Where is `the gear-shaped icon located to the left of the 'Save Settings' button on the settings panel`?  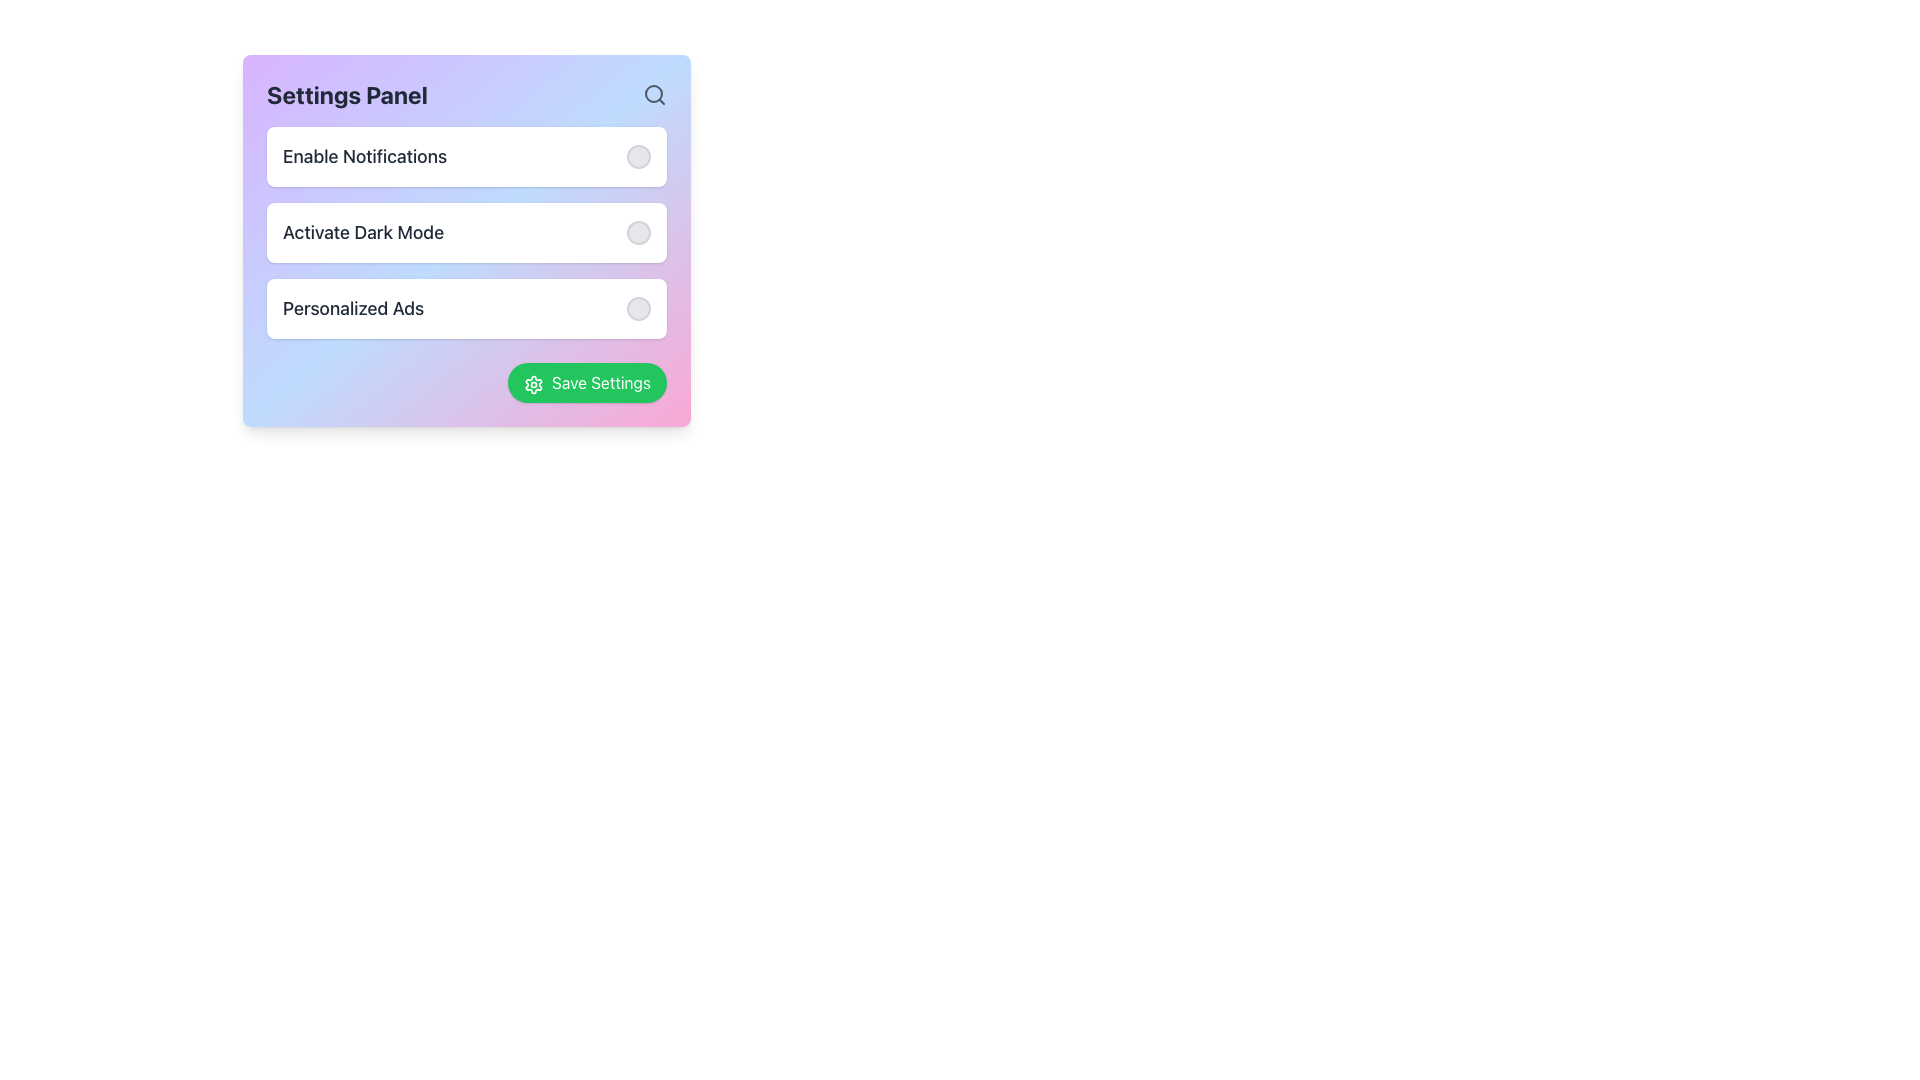 the gear-shaped icon located to the left of the 'Save Settings' button on the settings panel is located at coordinates (533, 384).